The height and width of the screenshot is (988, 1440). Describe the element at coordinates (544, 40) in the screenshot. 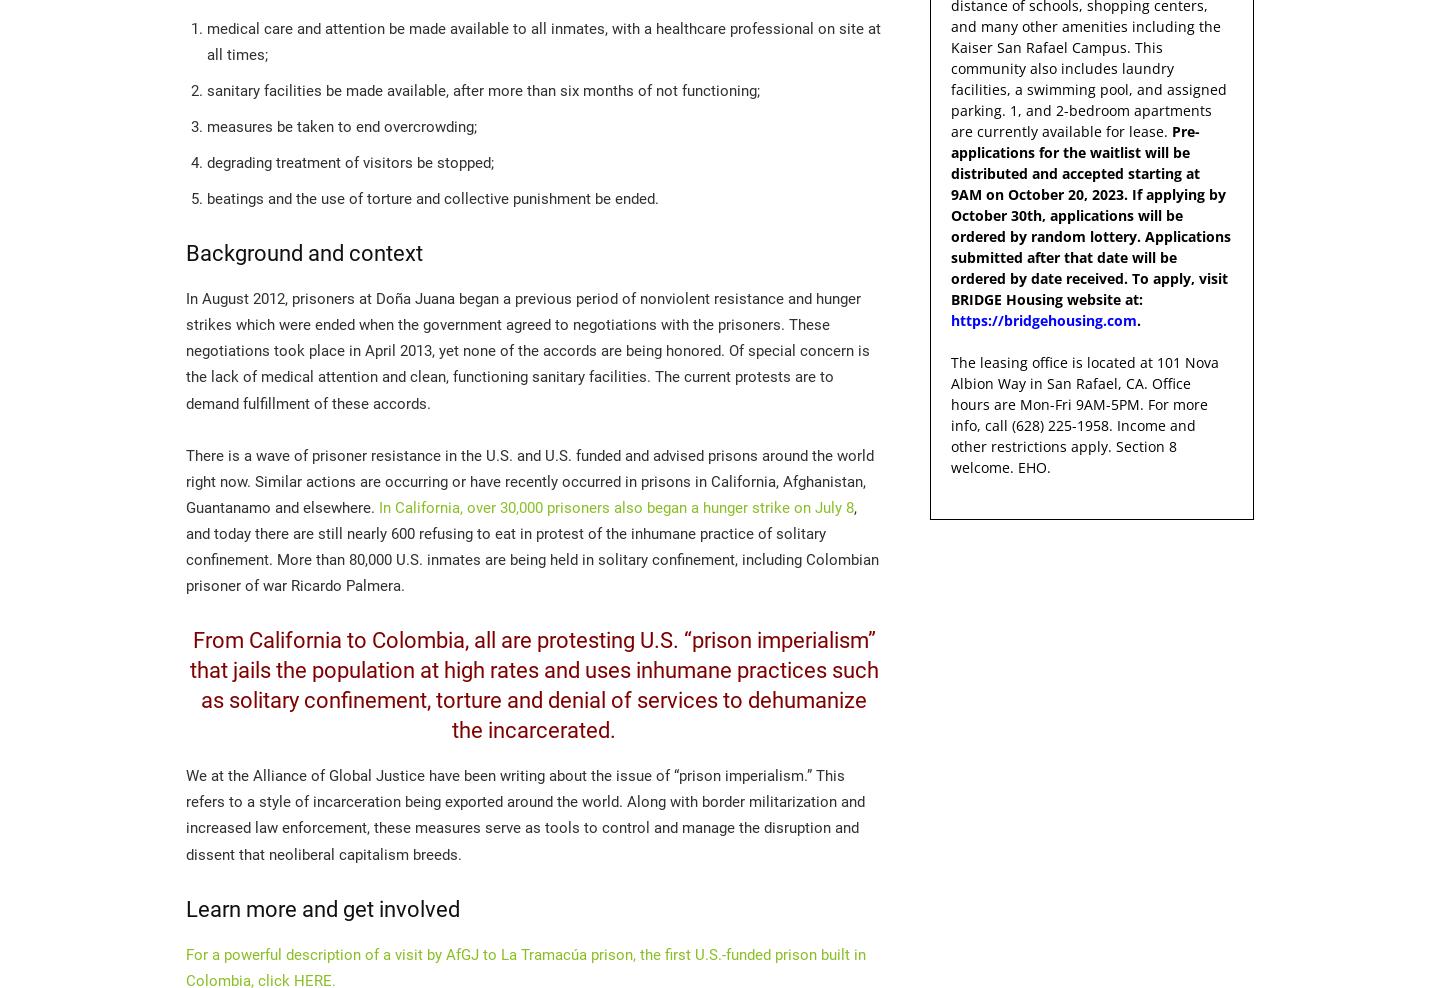

I see `'medical care and attention be made available to all inmates, with a healthcare professional on site at all times;'` at that location.